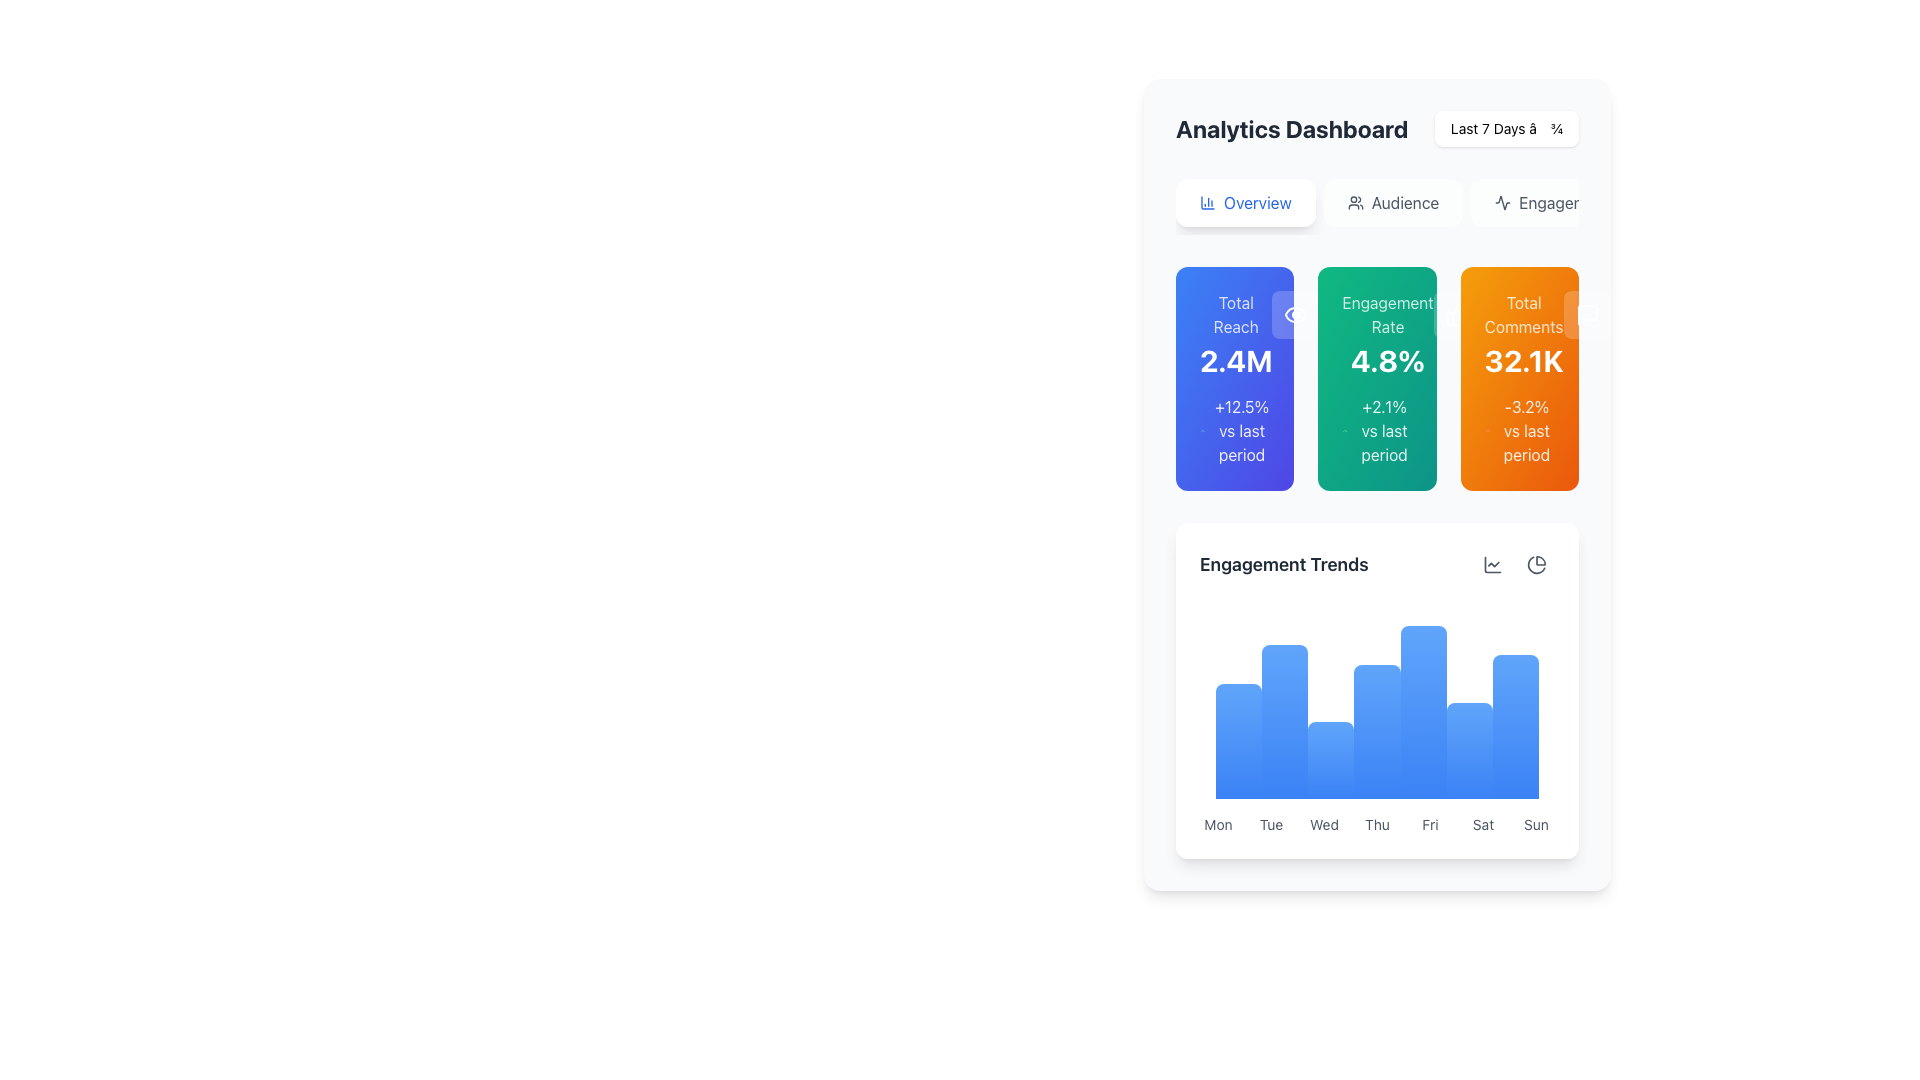 This screenshot has height=1080, width=1920. Describe the element at coordinates (1270, 825) in the screenshot. I see `the text label indicating Tuesday, which is the second item in the group of weekday labels below the 'Engagement Trends' bar chart` at that location.